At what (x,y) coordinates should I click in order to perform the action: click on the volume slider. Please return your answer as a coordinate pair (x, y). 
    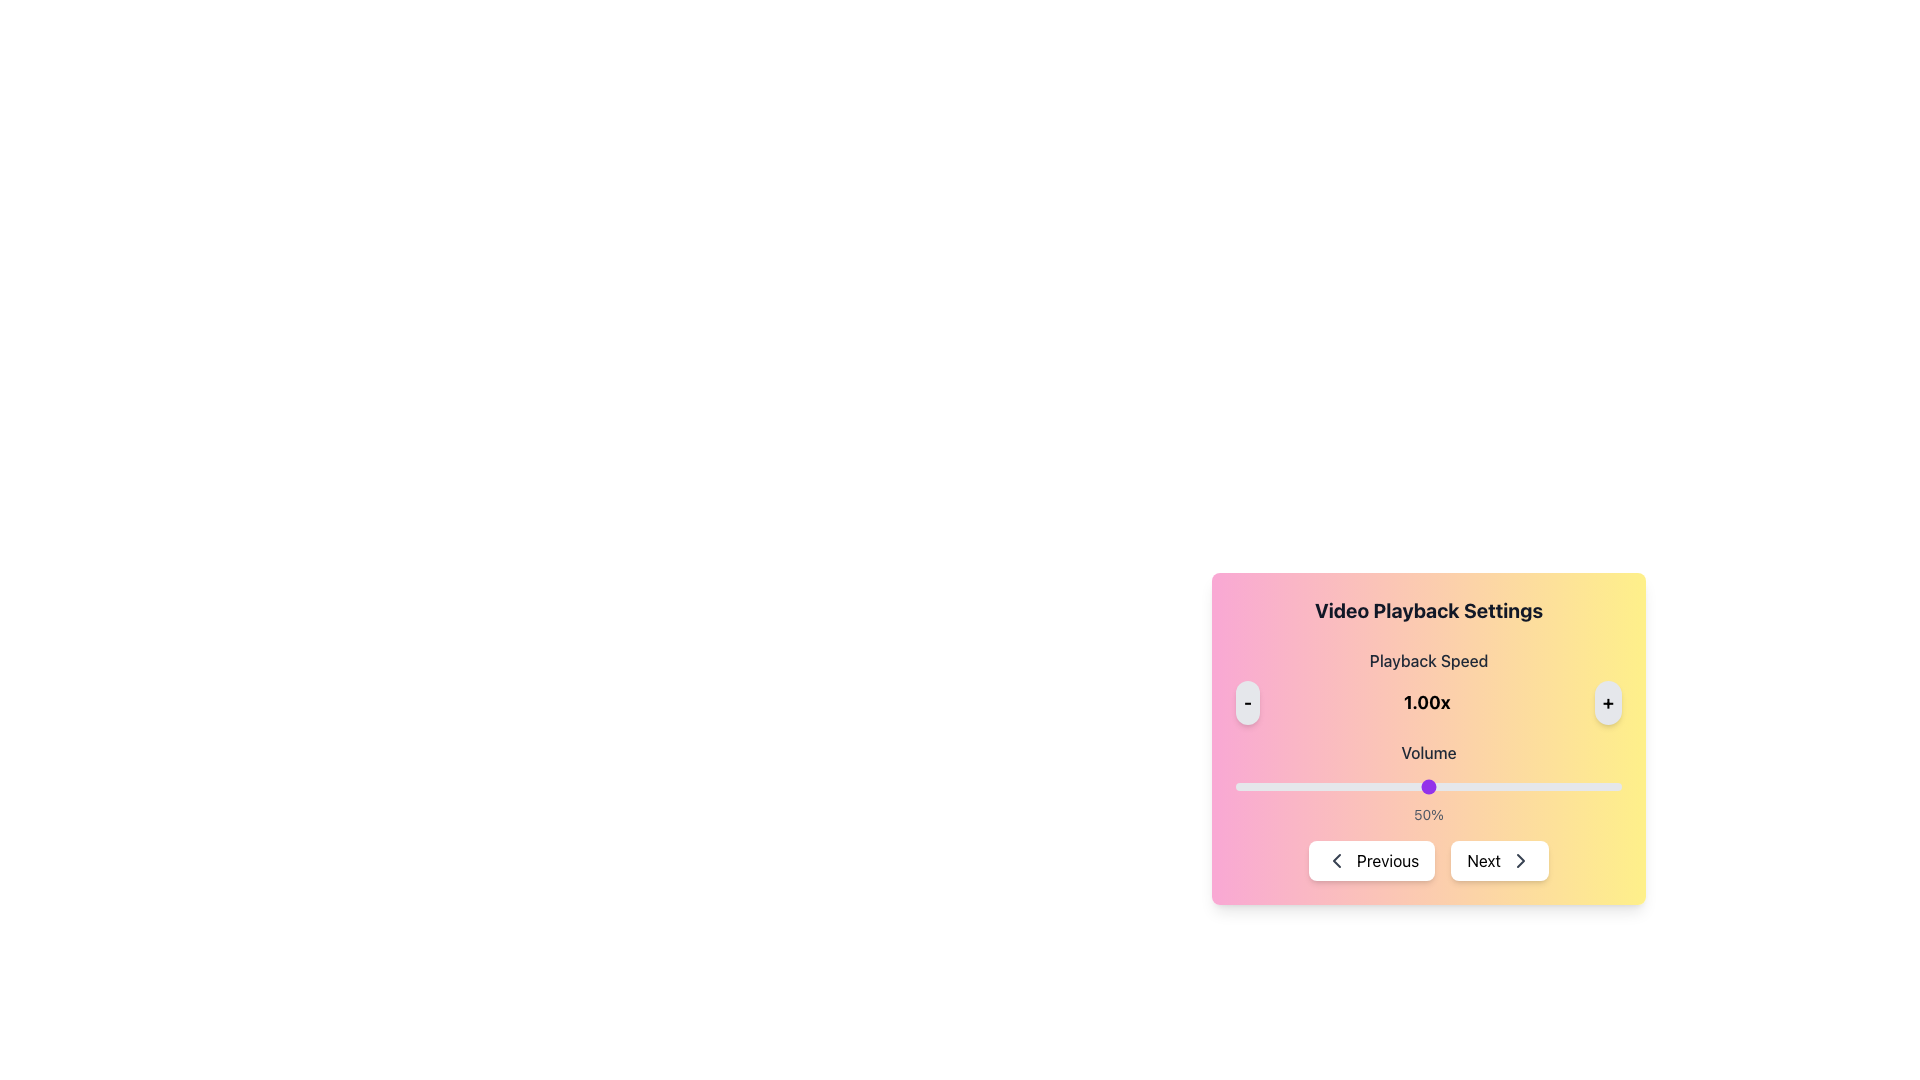
    Looking at the image, I should click on (1355, 785).